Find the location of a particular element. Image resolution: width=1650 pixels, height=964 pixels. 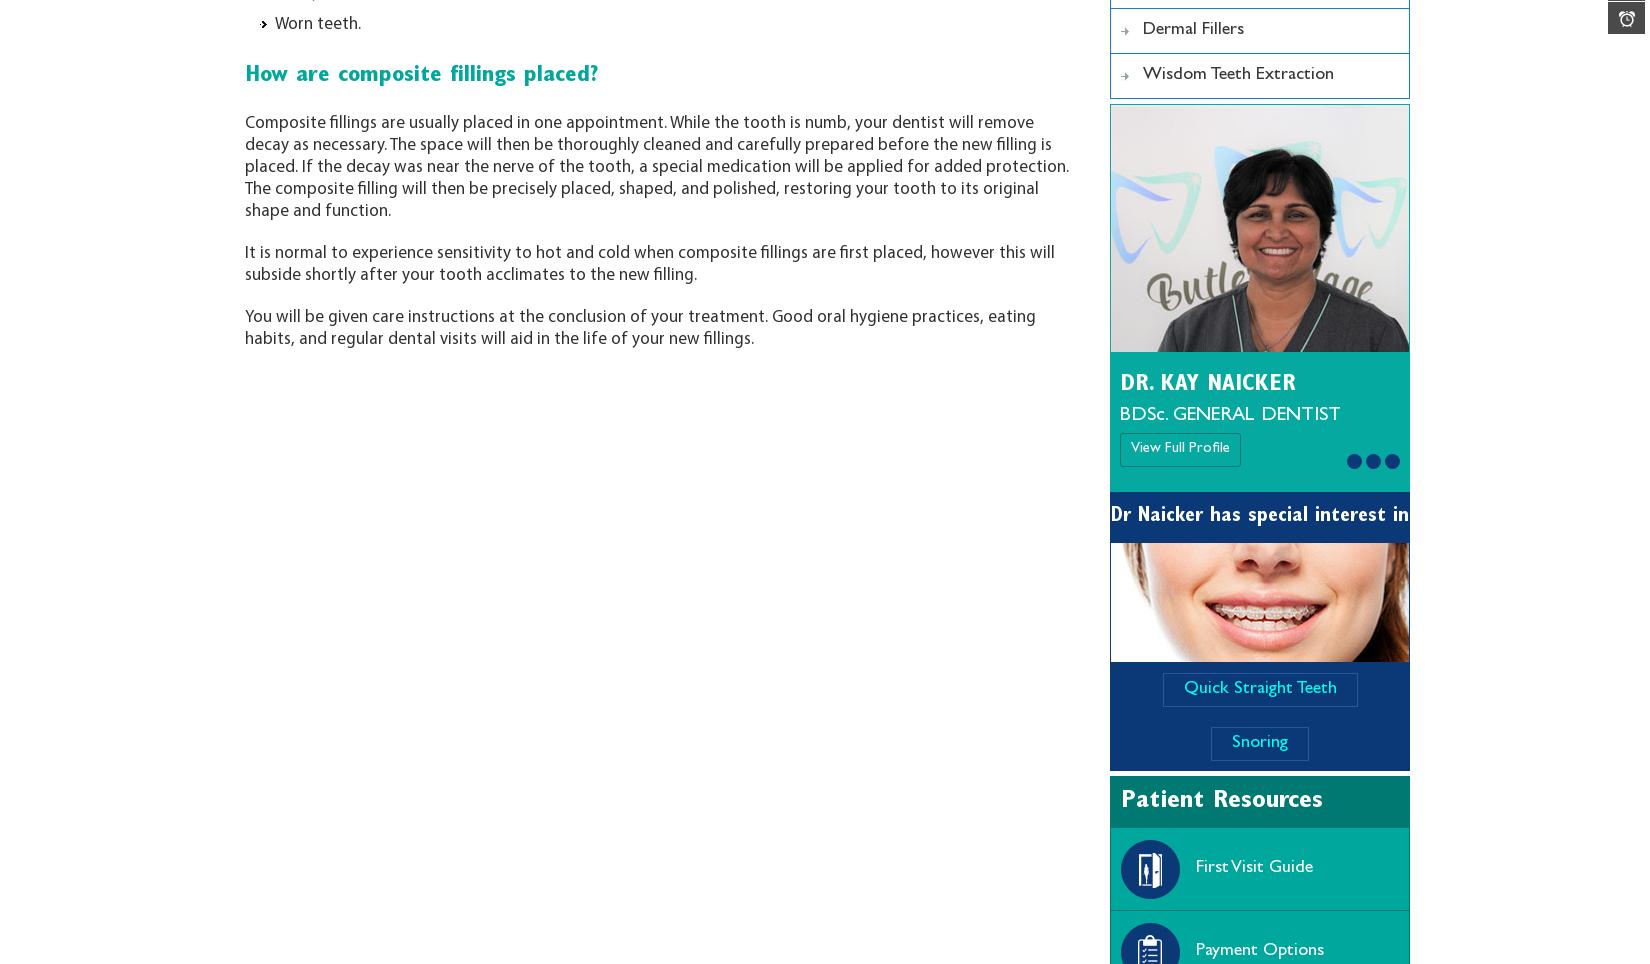

'Payment Options' is located at coordinates (1258, 952).